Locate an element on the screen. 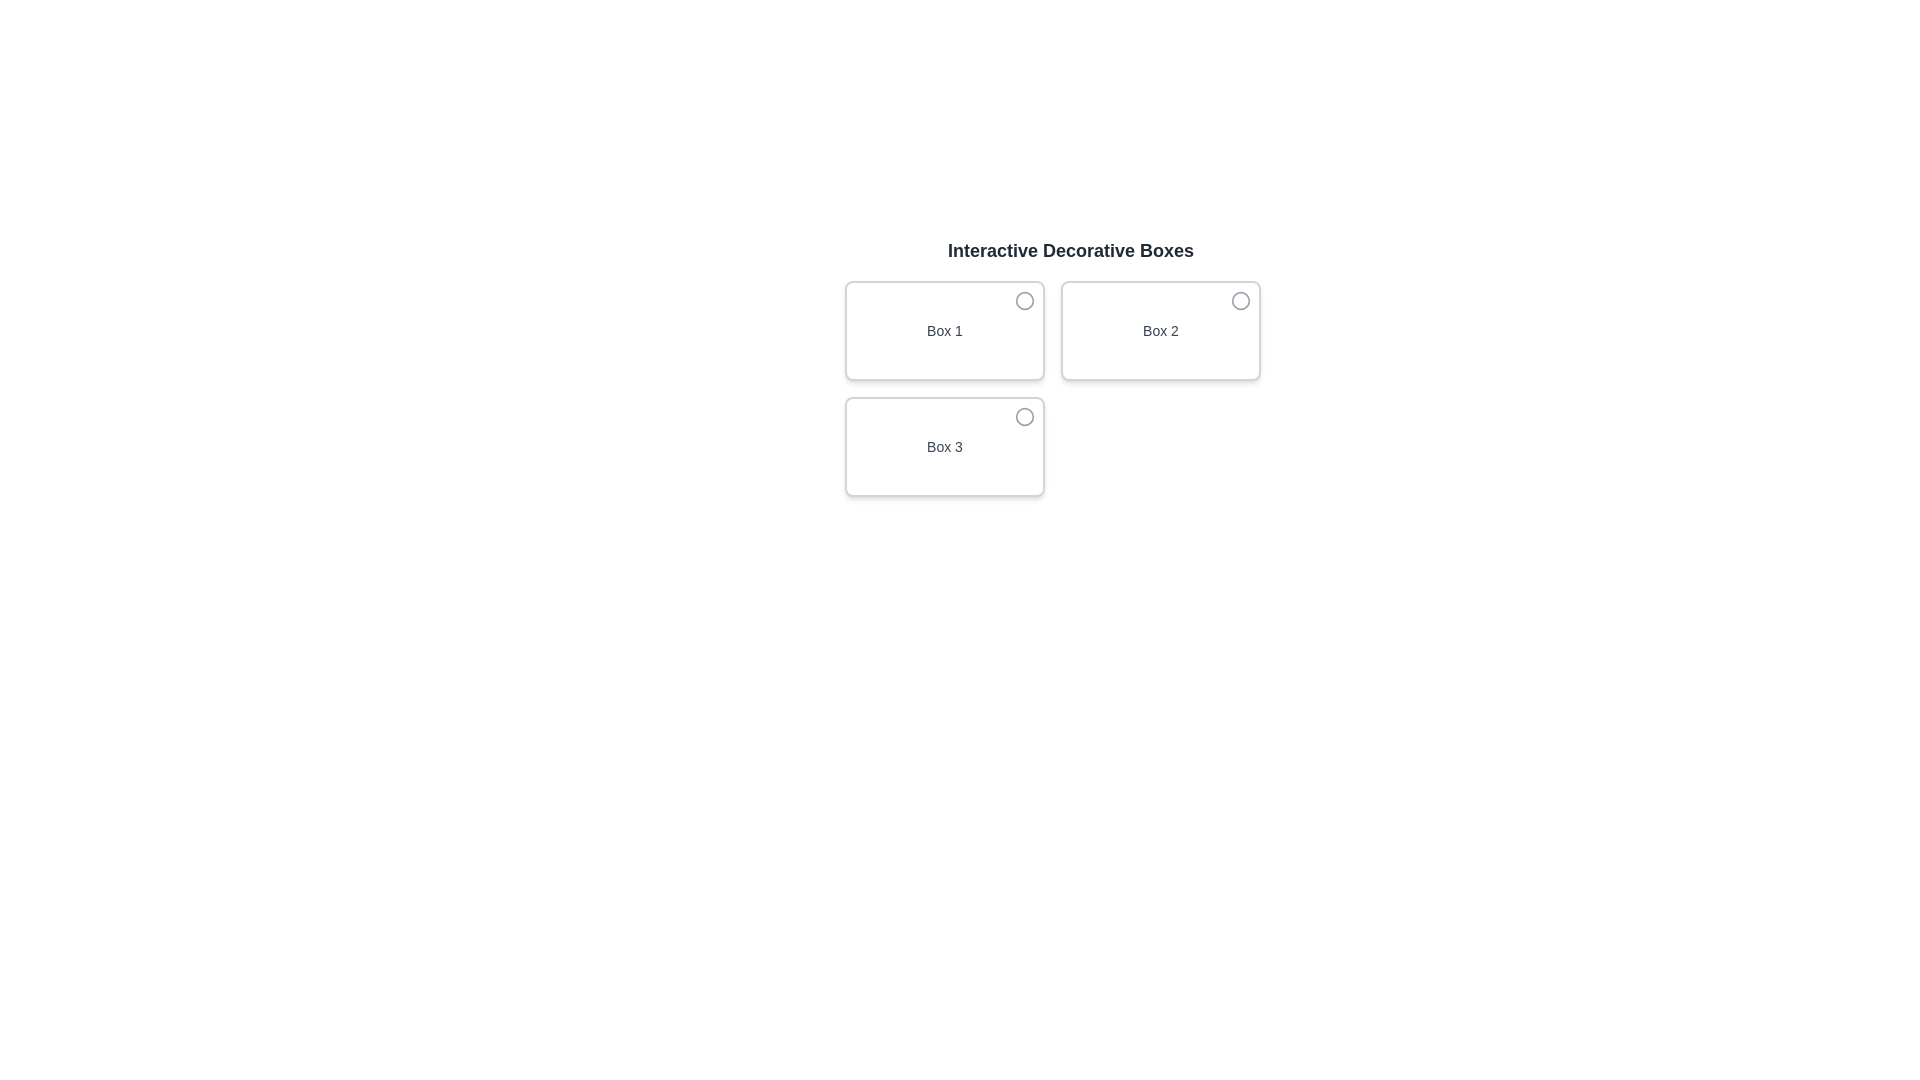  the appearance of the SVG circle located in the top-right corner of 'Box 2', which is styled with minimalistic lines and a thin stroke is located at coordinates (1240, 300).